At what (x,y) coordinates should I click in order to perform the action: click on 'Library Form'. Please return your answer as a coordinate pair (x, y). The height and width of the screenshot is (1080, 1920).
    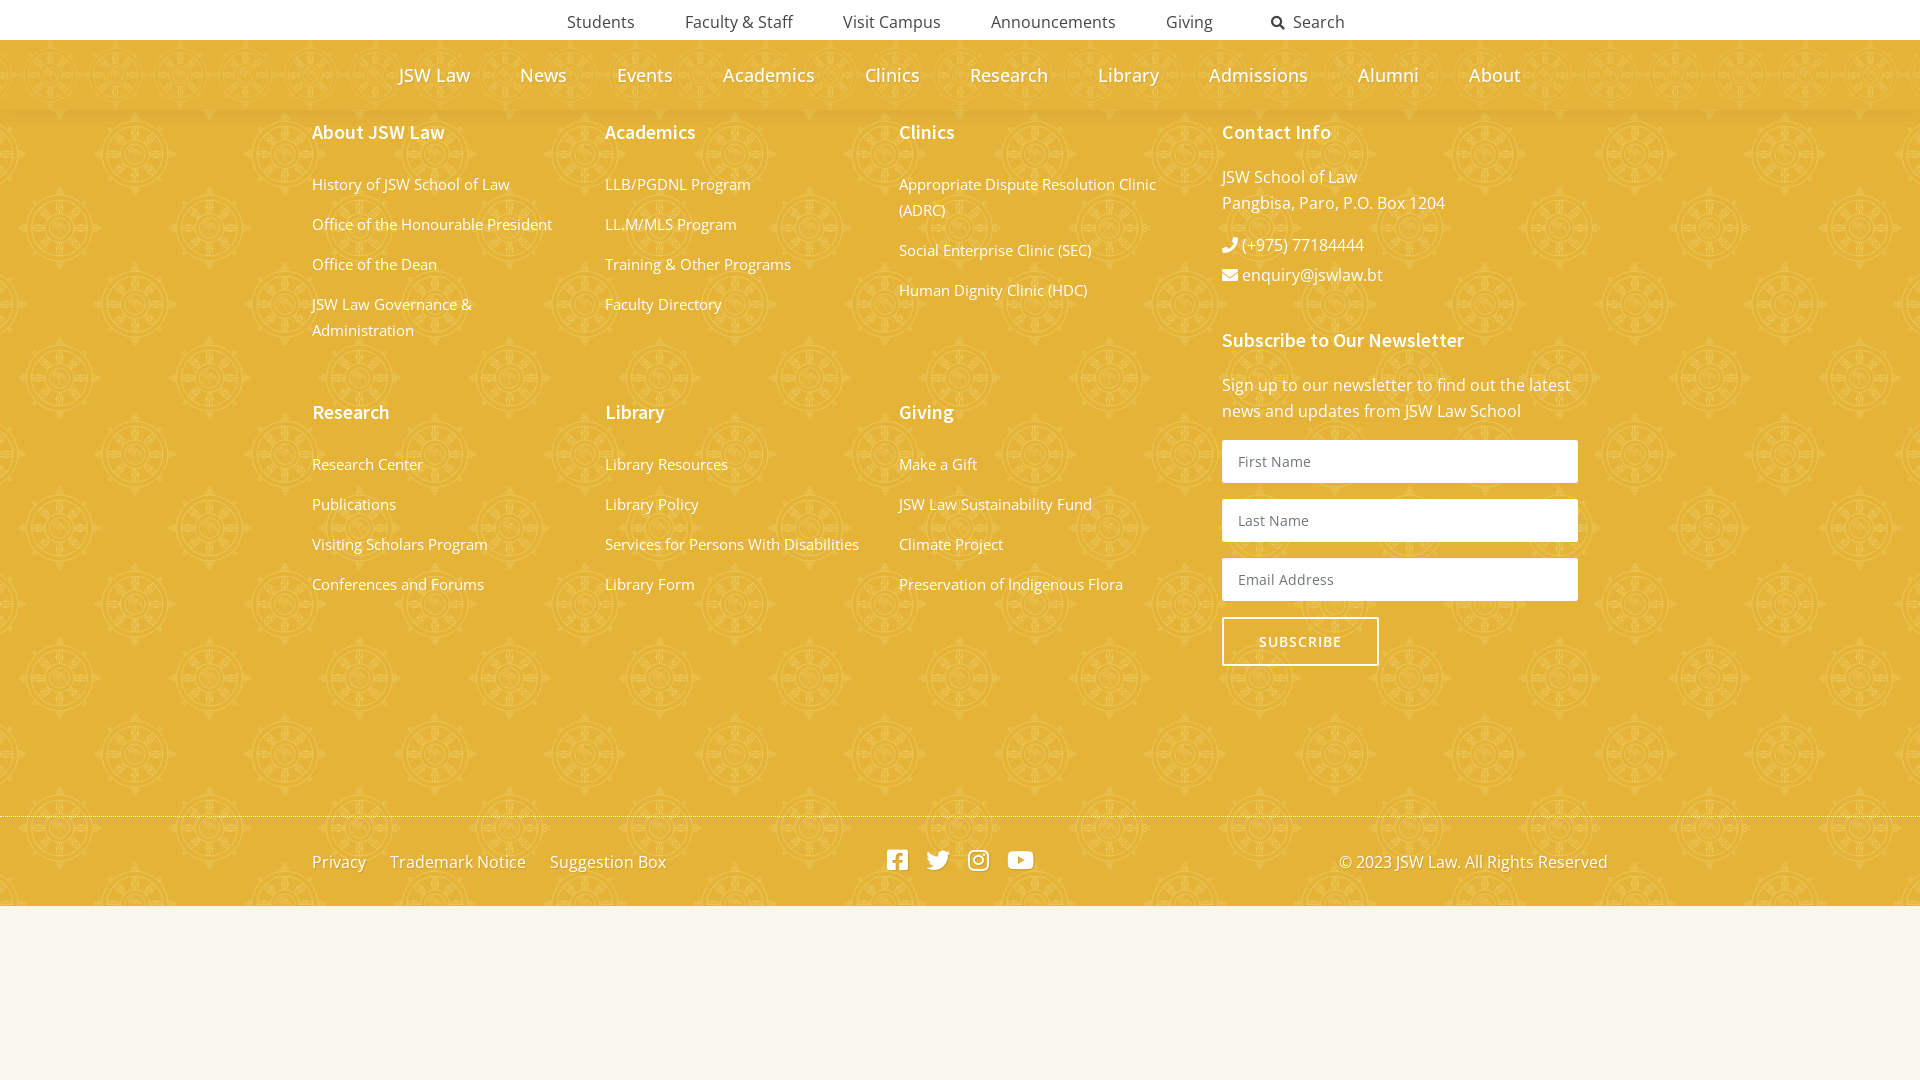
    Looking at the image, I should click on (649, 583).